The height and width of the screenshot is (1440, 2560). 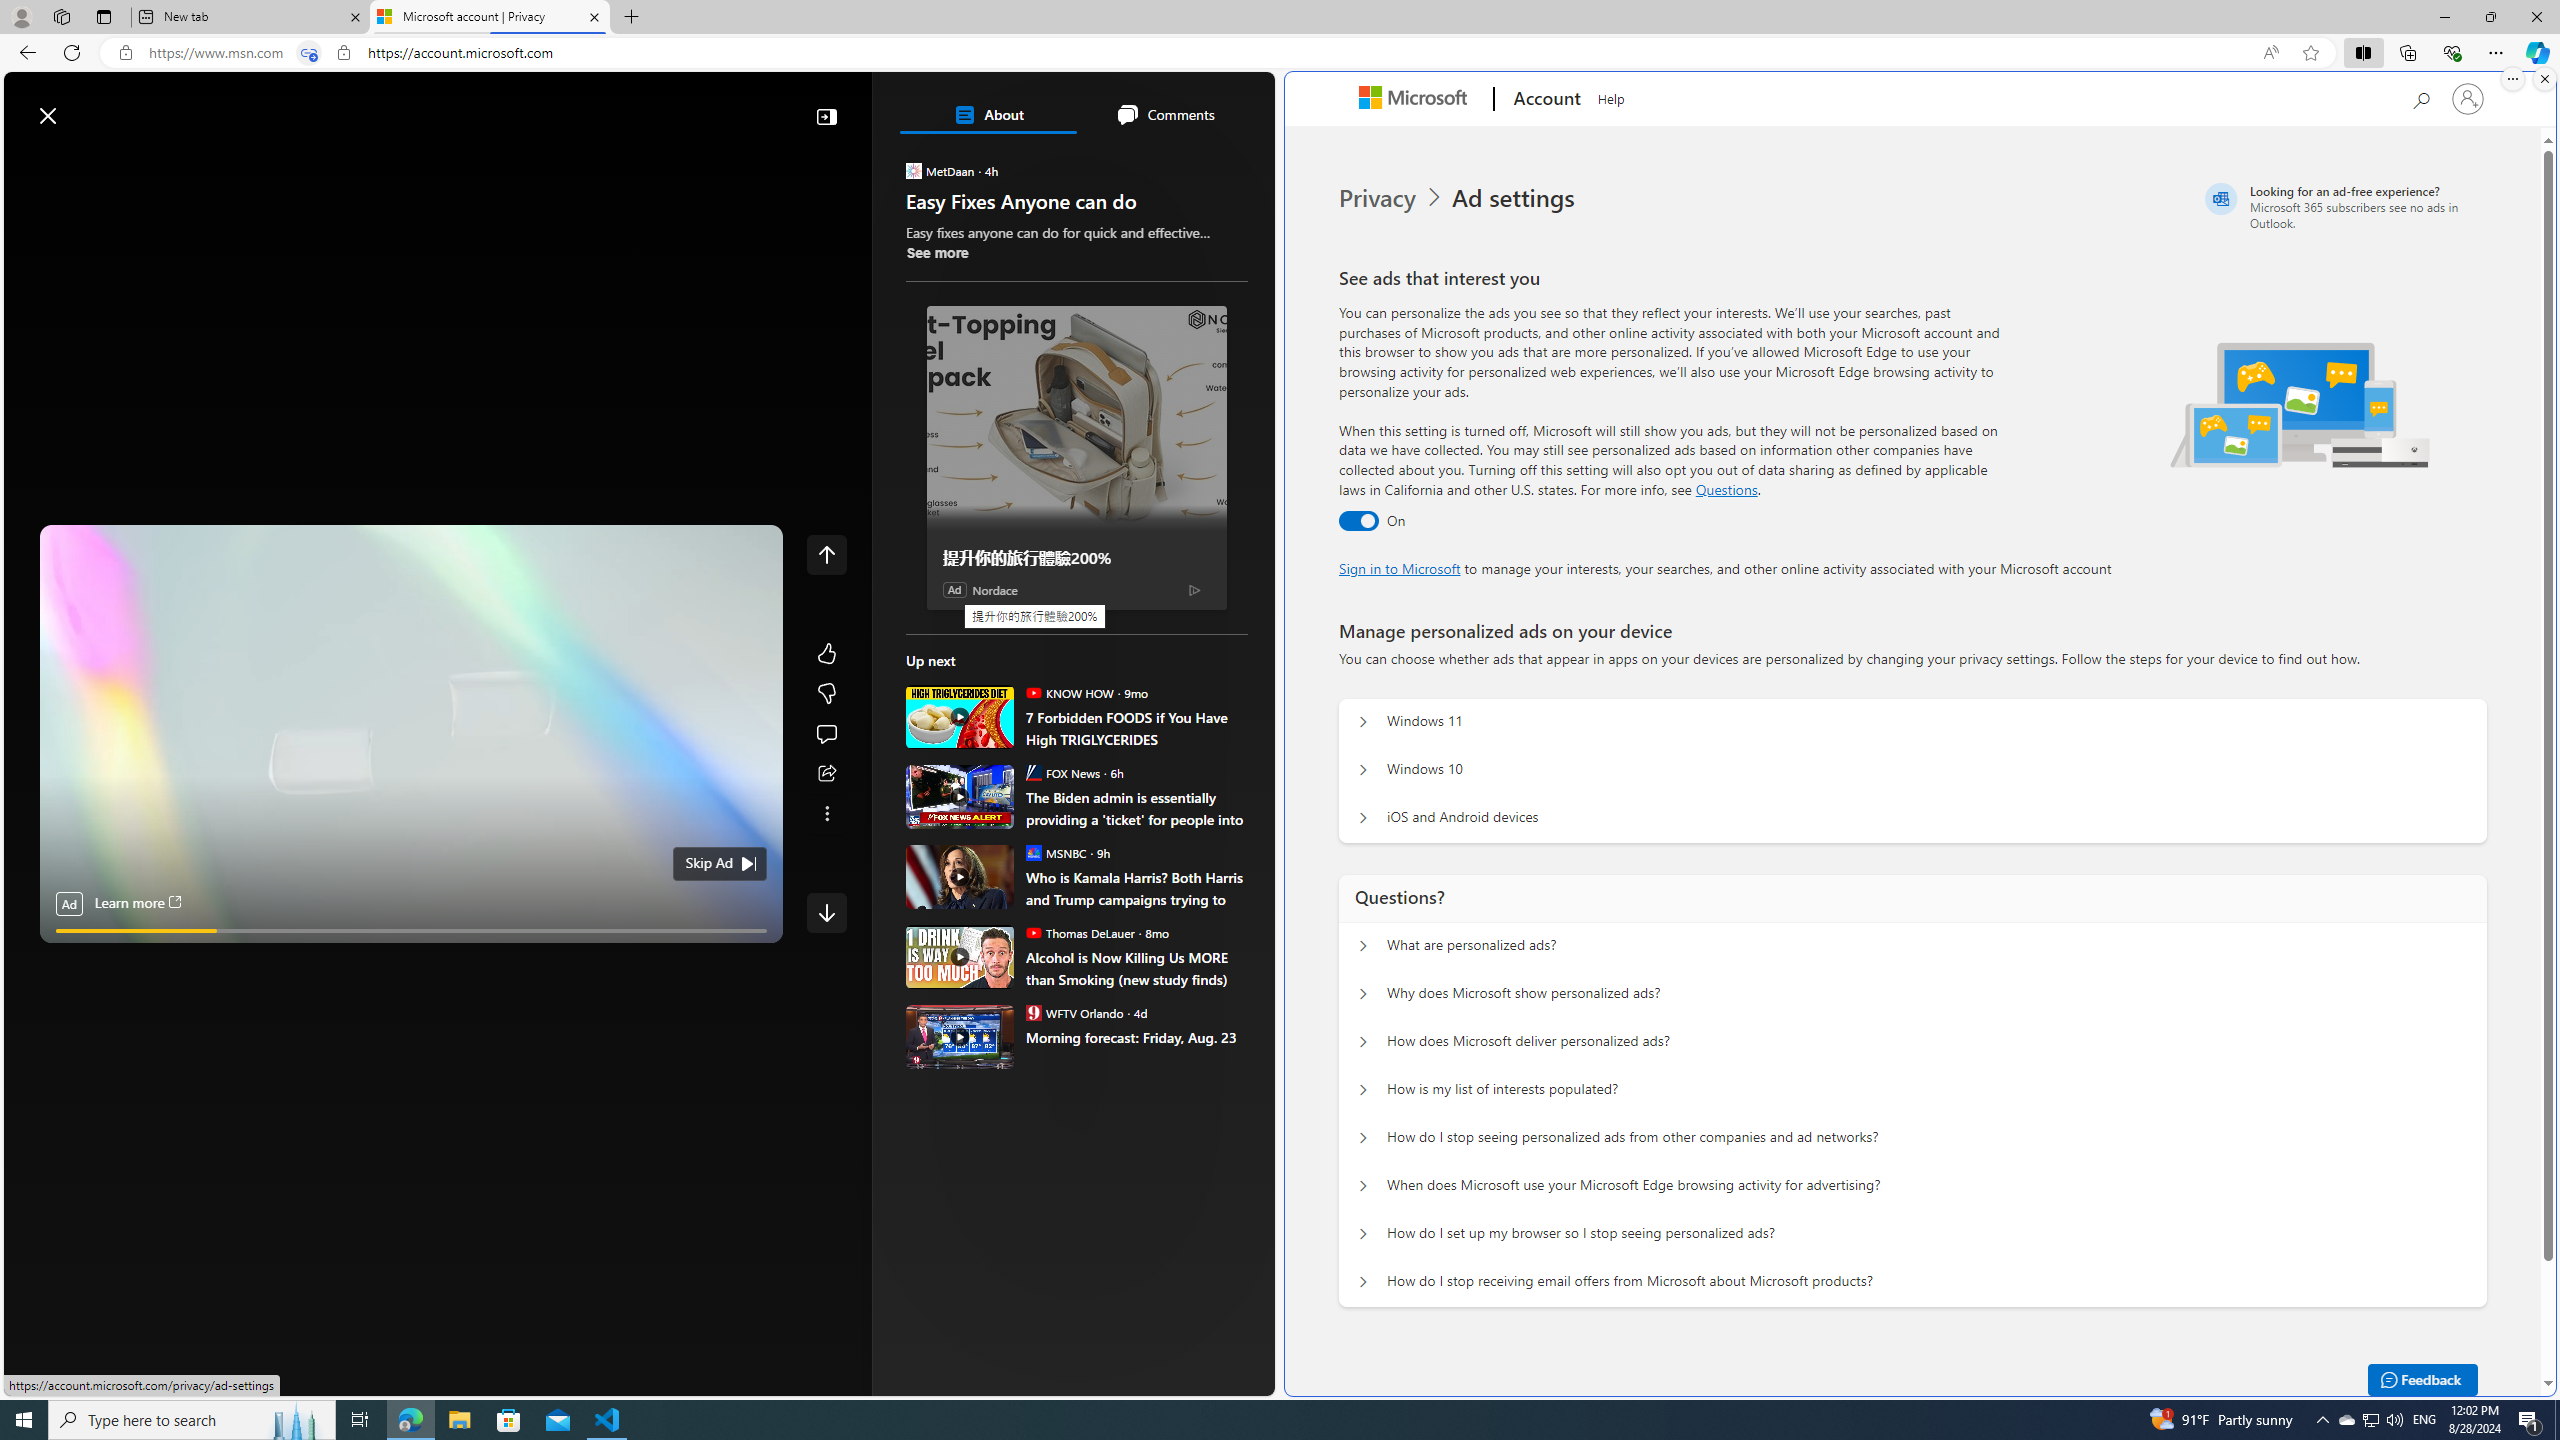 I want to click on 'Unmute', so click(x=757, y=954).